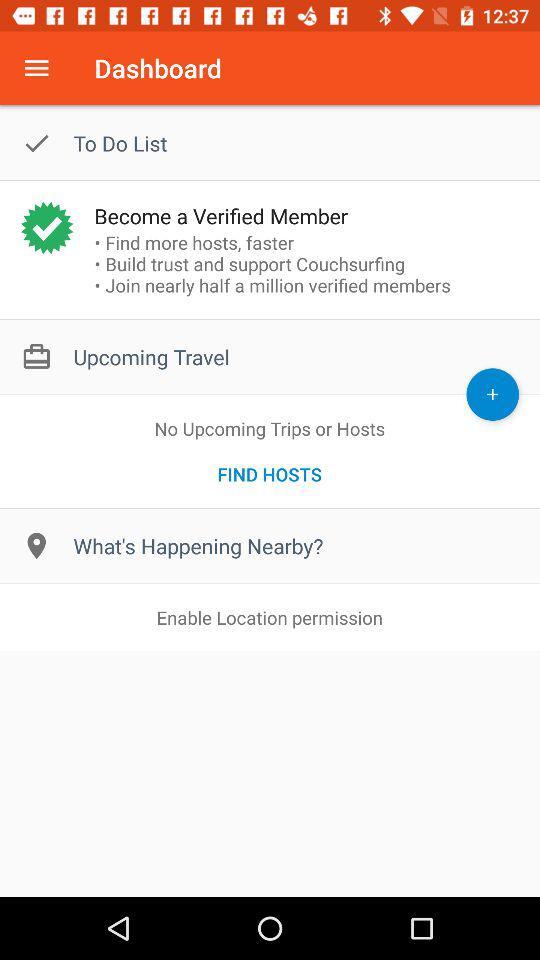 This screenshot has height=960, width=540. I want to click on item next to the dashboard, so click(36, 68).